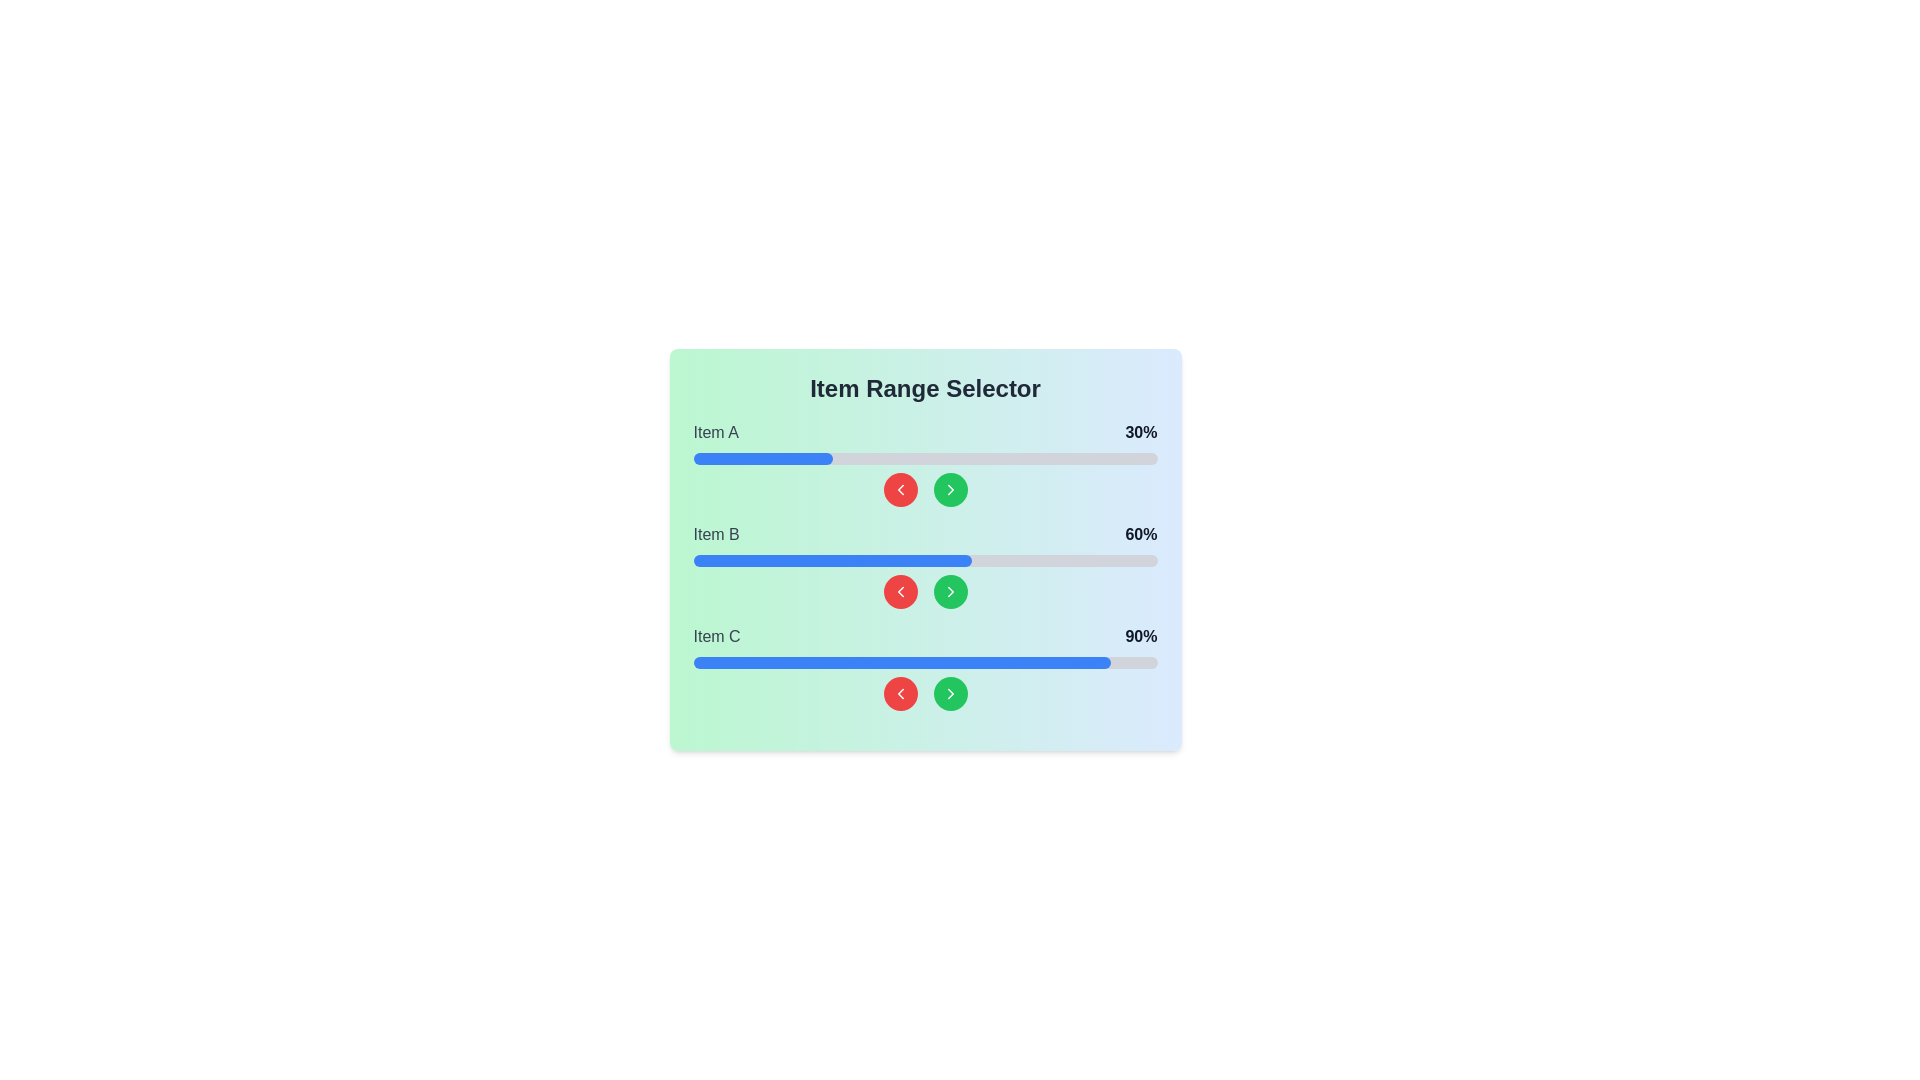  What do you see at coordinates (855, 663) in the screenshot?
I see `the value of Item C slider` at bounding box center [855, 663].